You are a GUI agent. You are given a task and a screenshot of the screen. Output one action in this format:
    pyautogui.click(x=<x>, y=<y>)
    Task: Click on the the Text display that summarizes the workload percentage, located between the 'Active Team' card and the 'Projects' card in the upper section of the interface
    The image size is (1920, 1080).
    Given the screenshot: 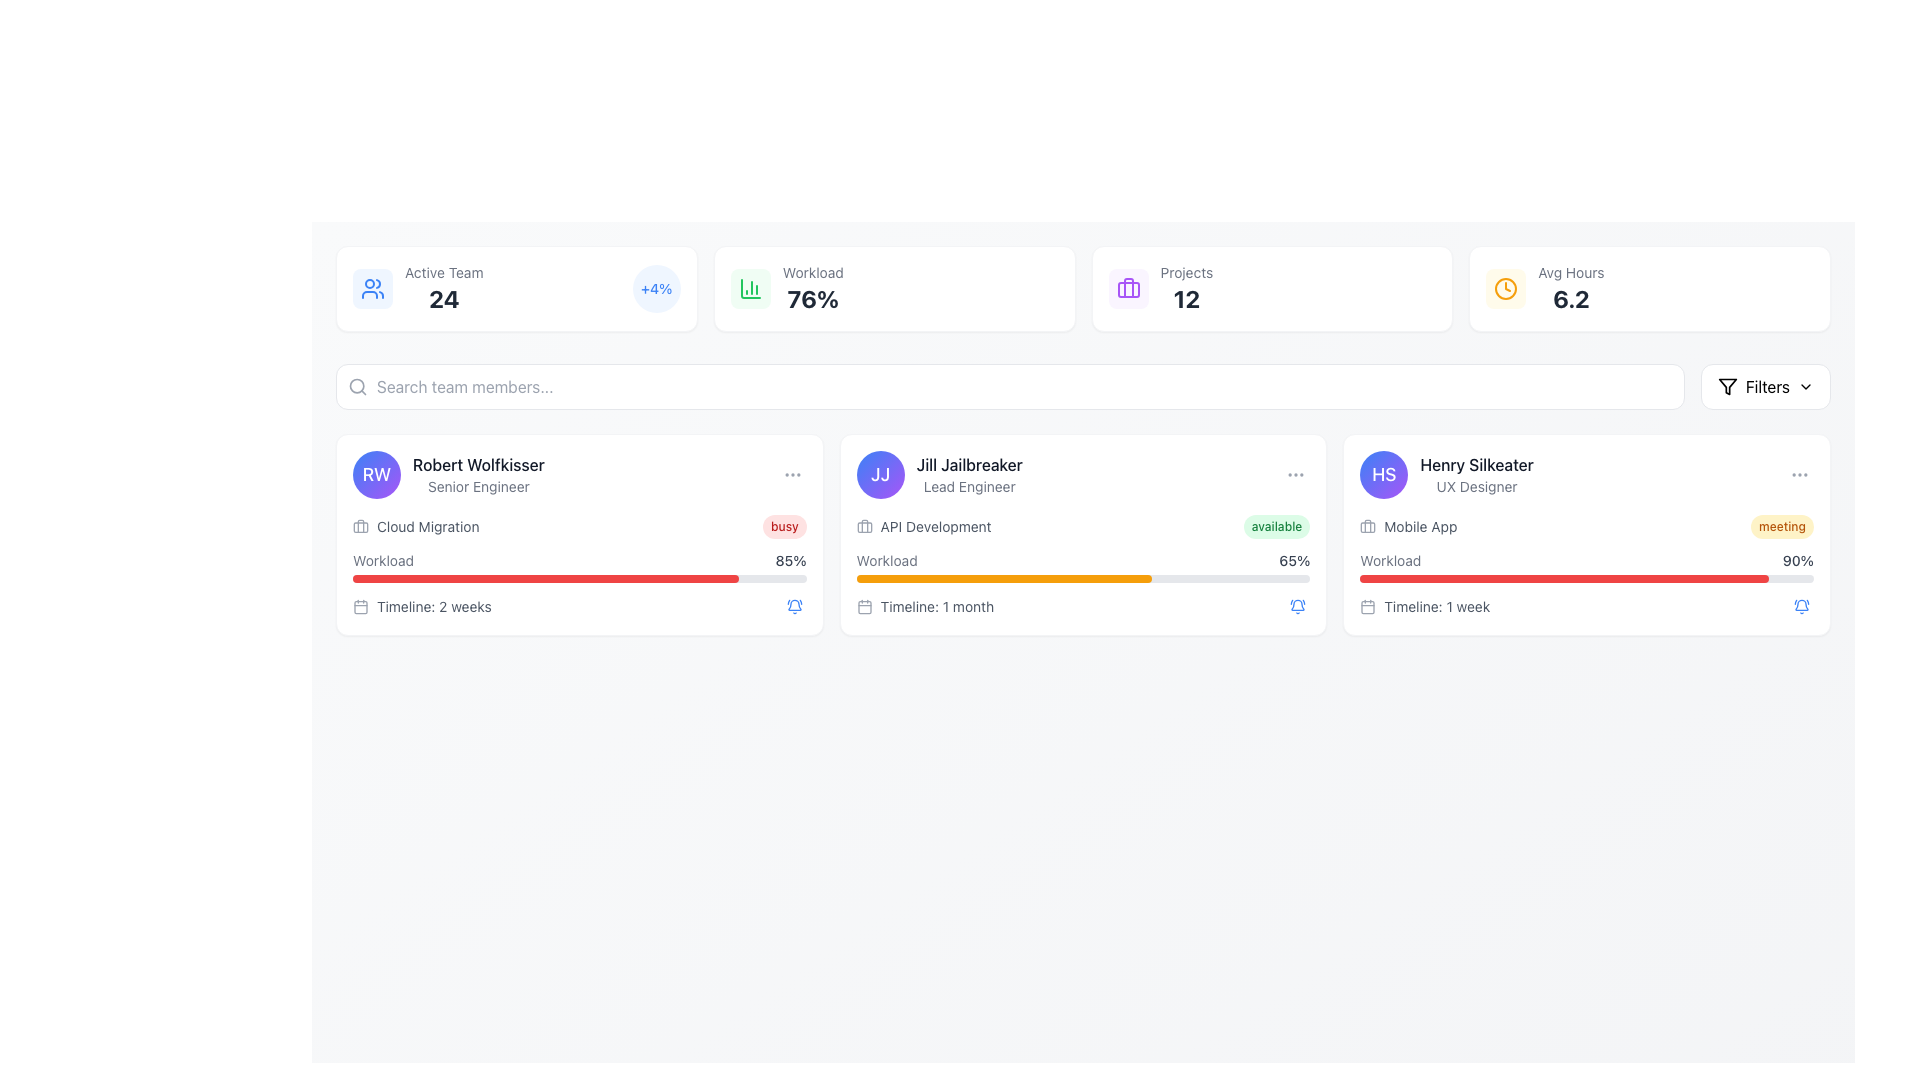 What is the action you would take?
    pyautogui.click(x=813, y=289)
    